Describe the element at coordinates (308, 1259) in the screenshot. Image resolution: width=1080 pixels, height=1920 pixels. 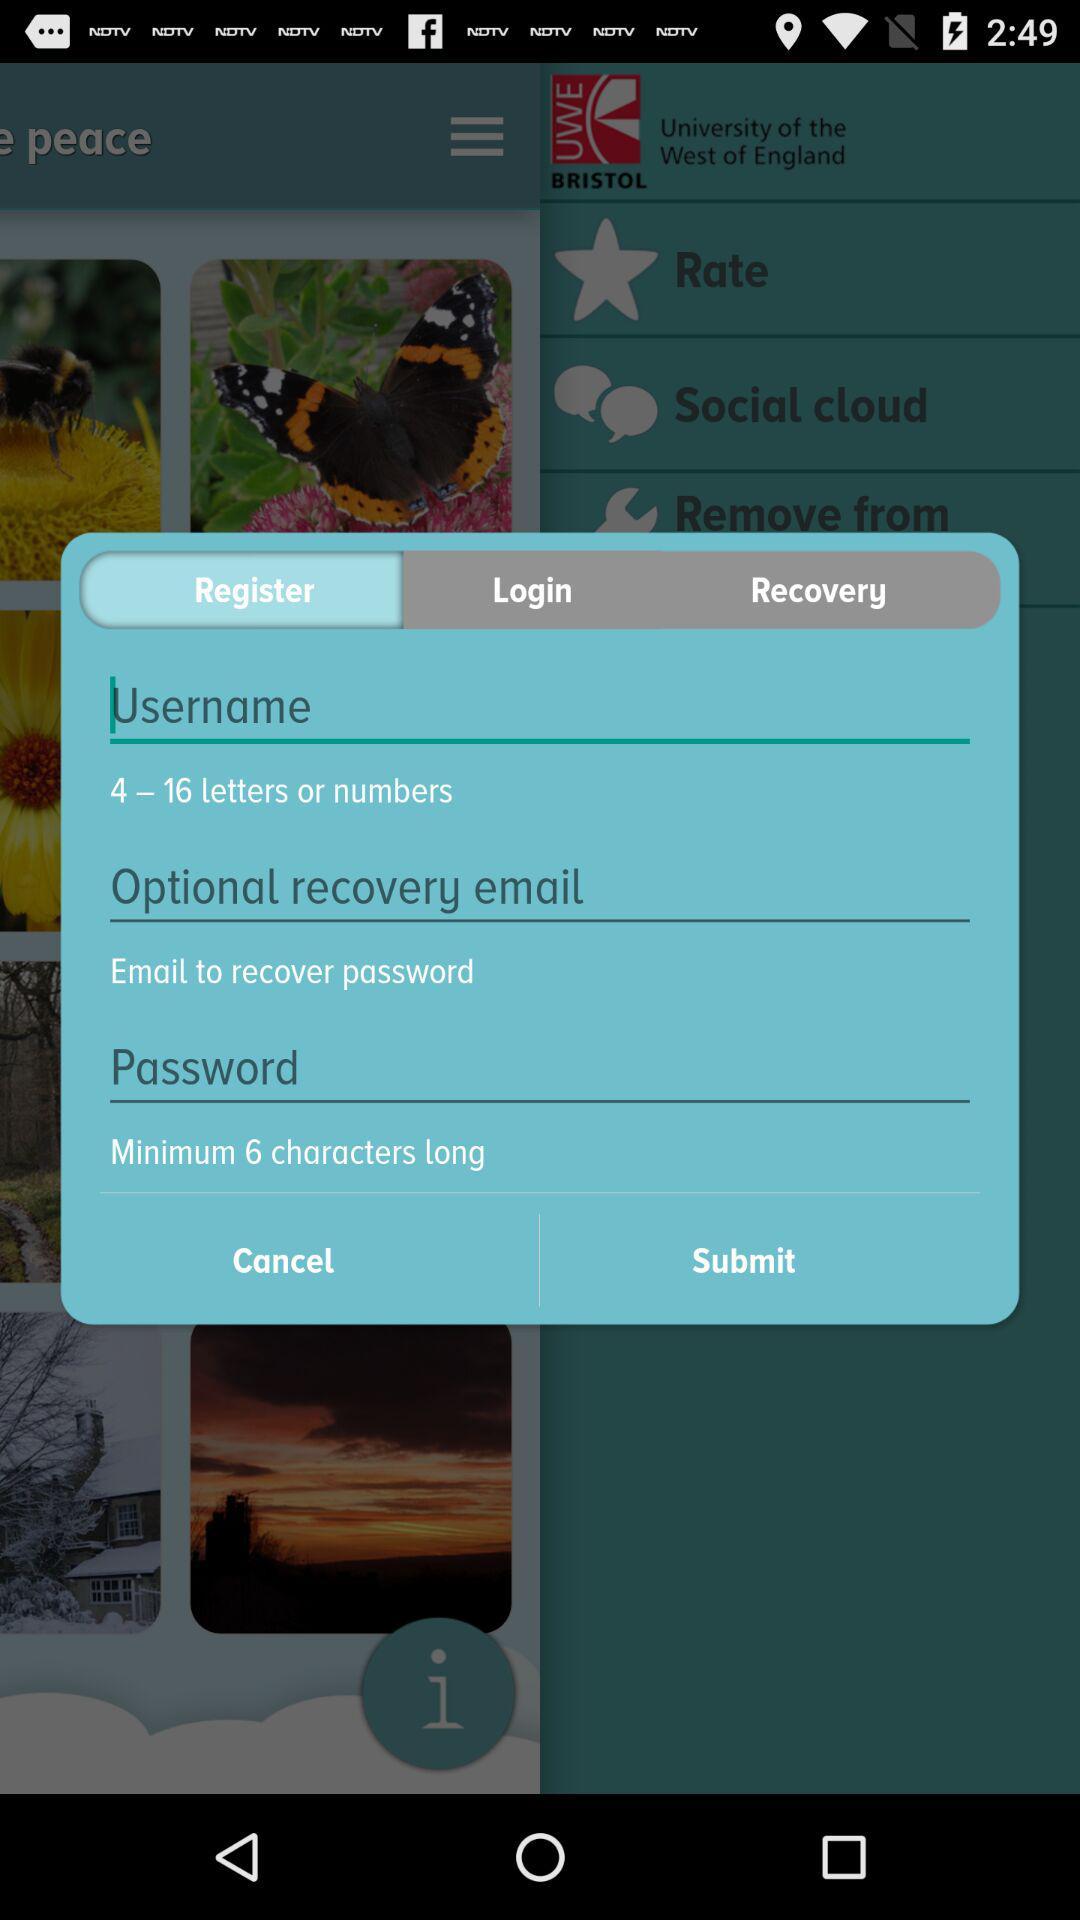
I see `cancel on the left` at that location.